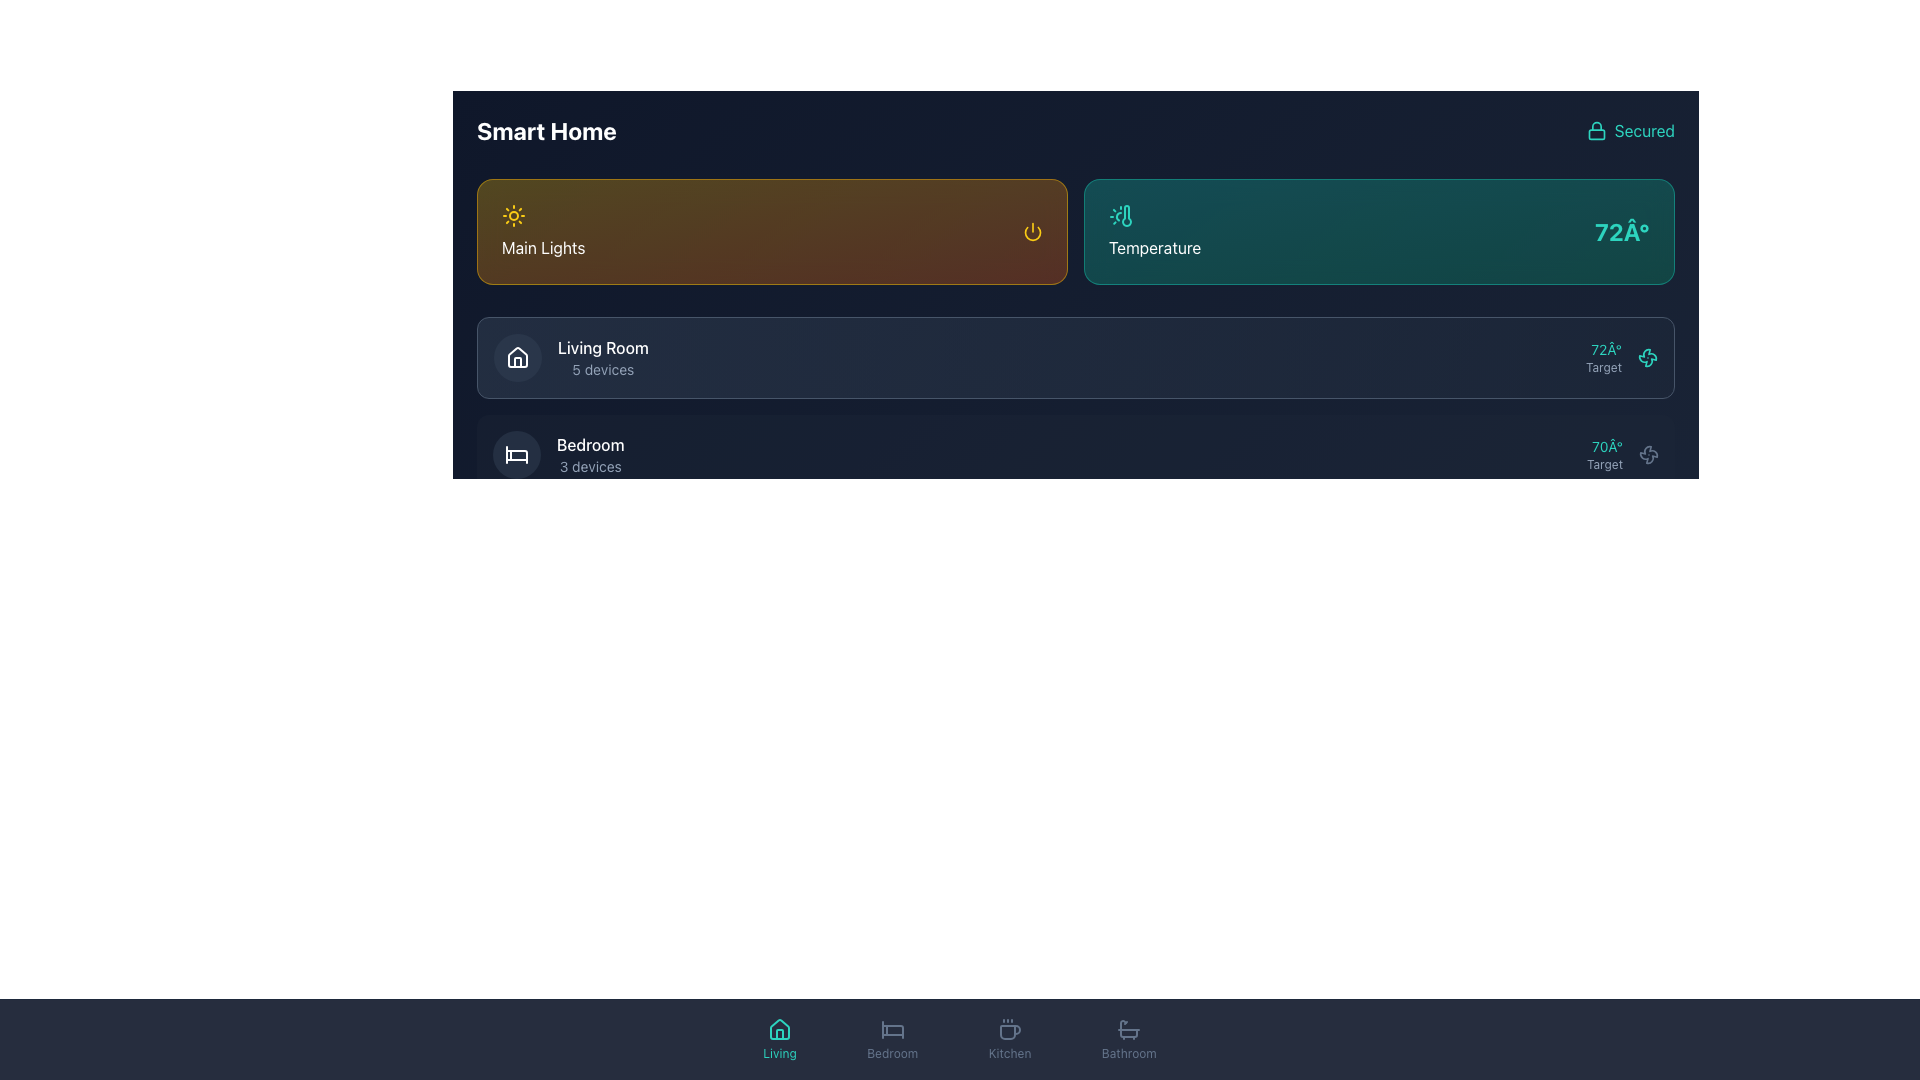 The image size is (1920, 1080). Describe the element at coordinates (778, 1029) in the screenshot. I see `the Icon Button depicting a stylized house outline, which is teal in color and located in the center of the navigation bar above the label 'Living'` at that location.